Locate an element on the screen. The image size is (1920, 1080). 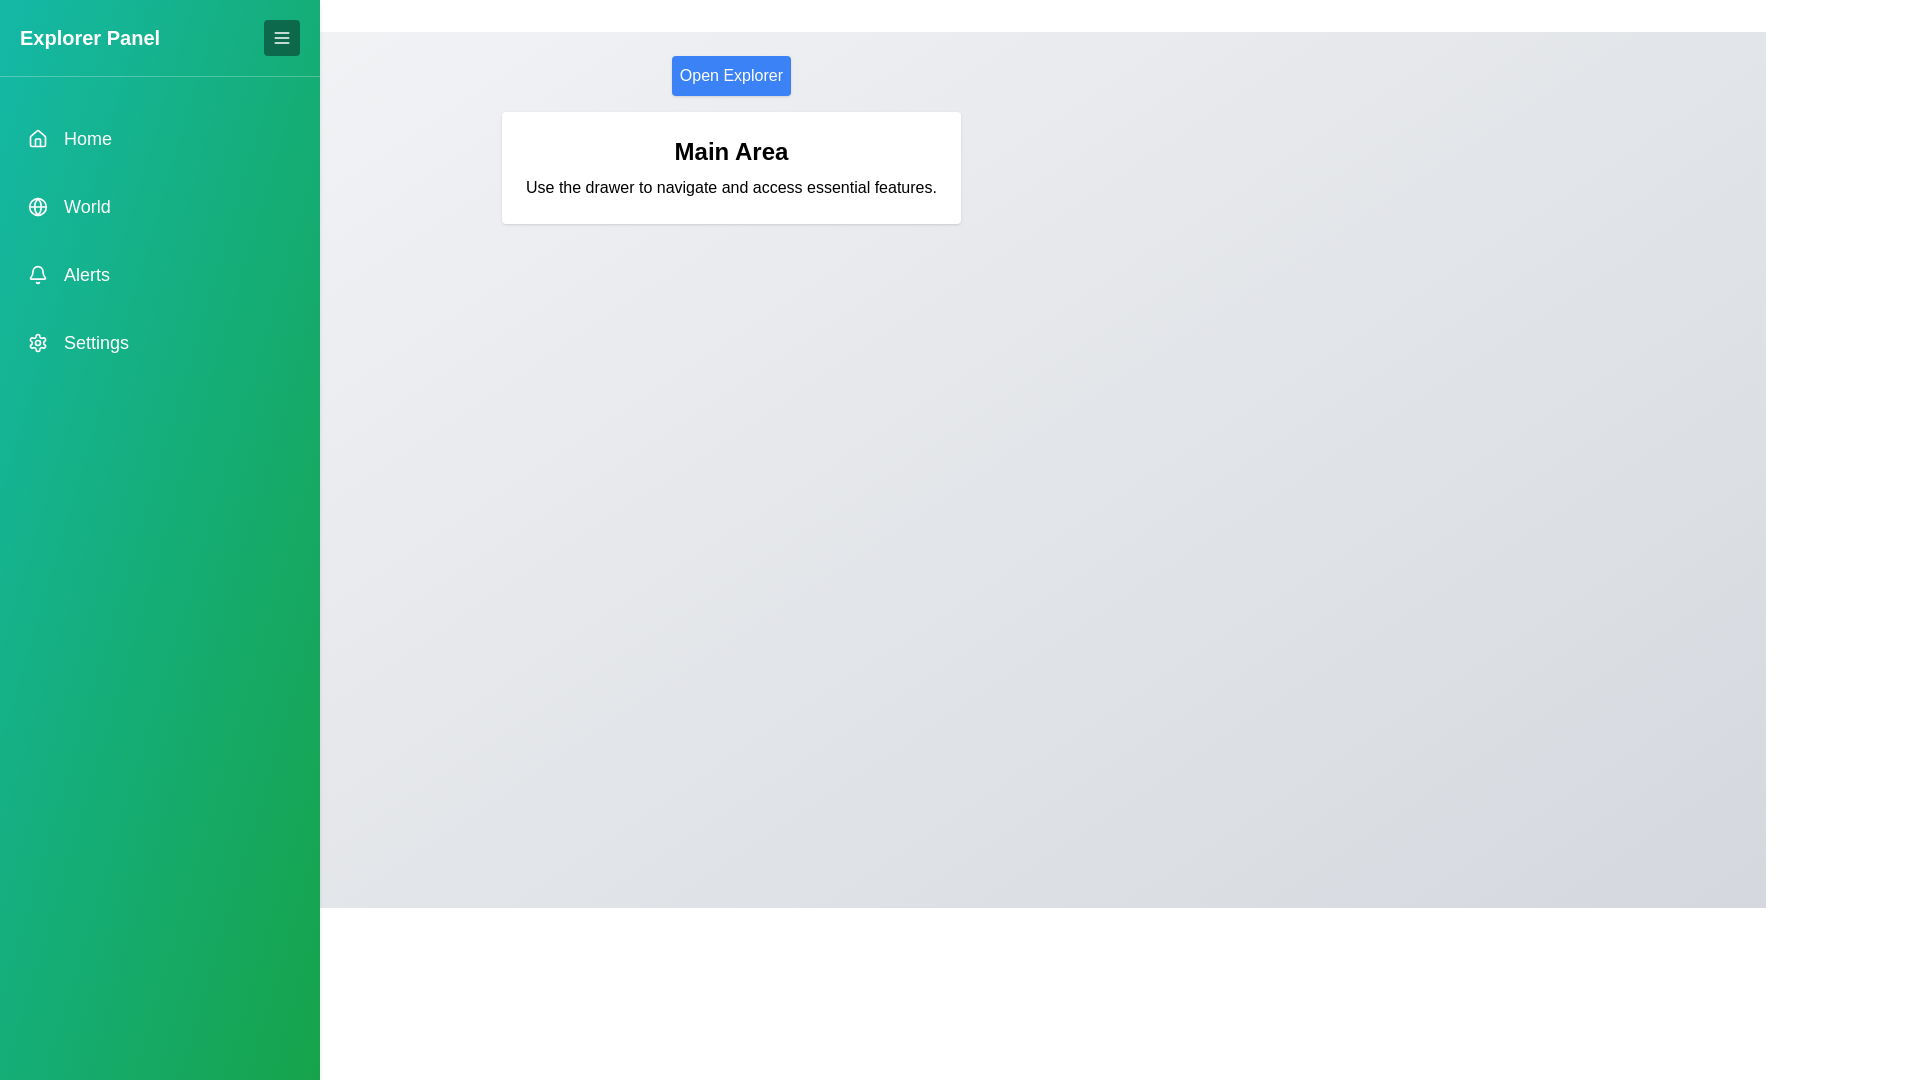
toggle button to toggle the drawer visibility is located at coordinates (281, 38).